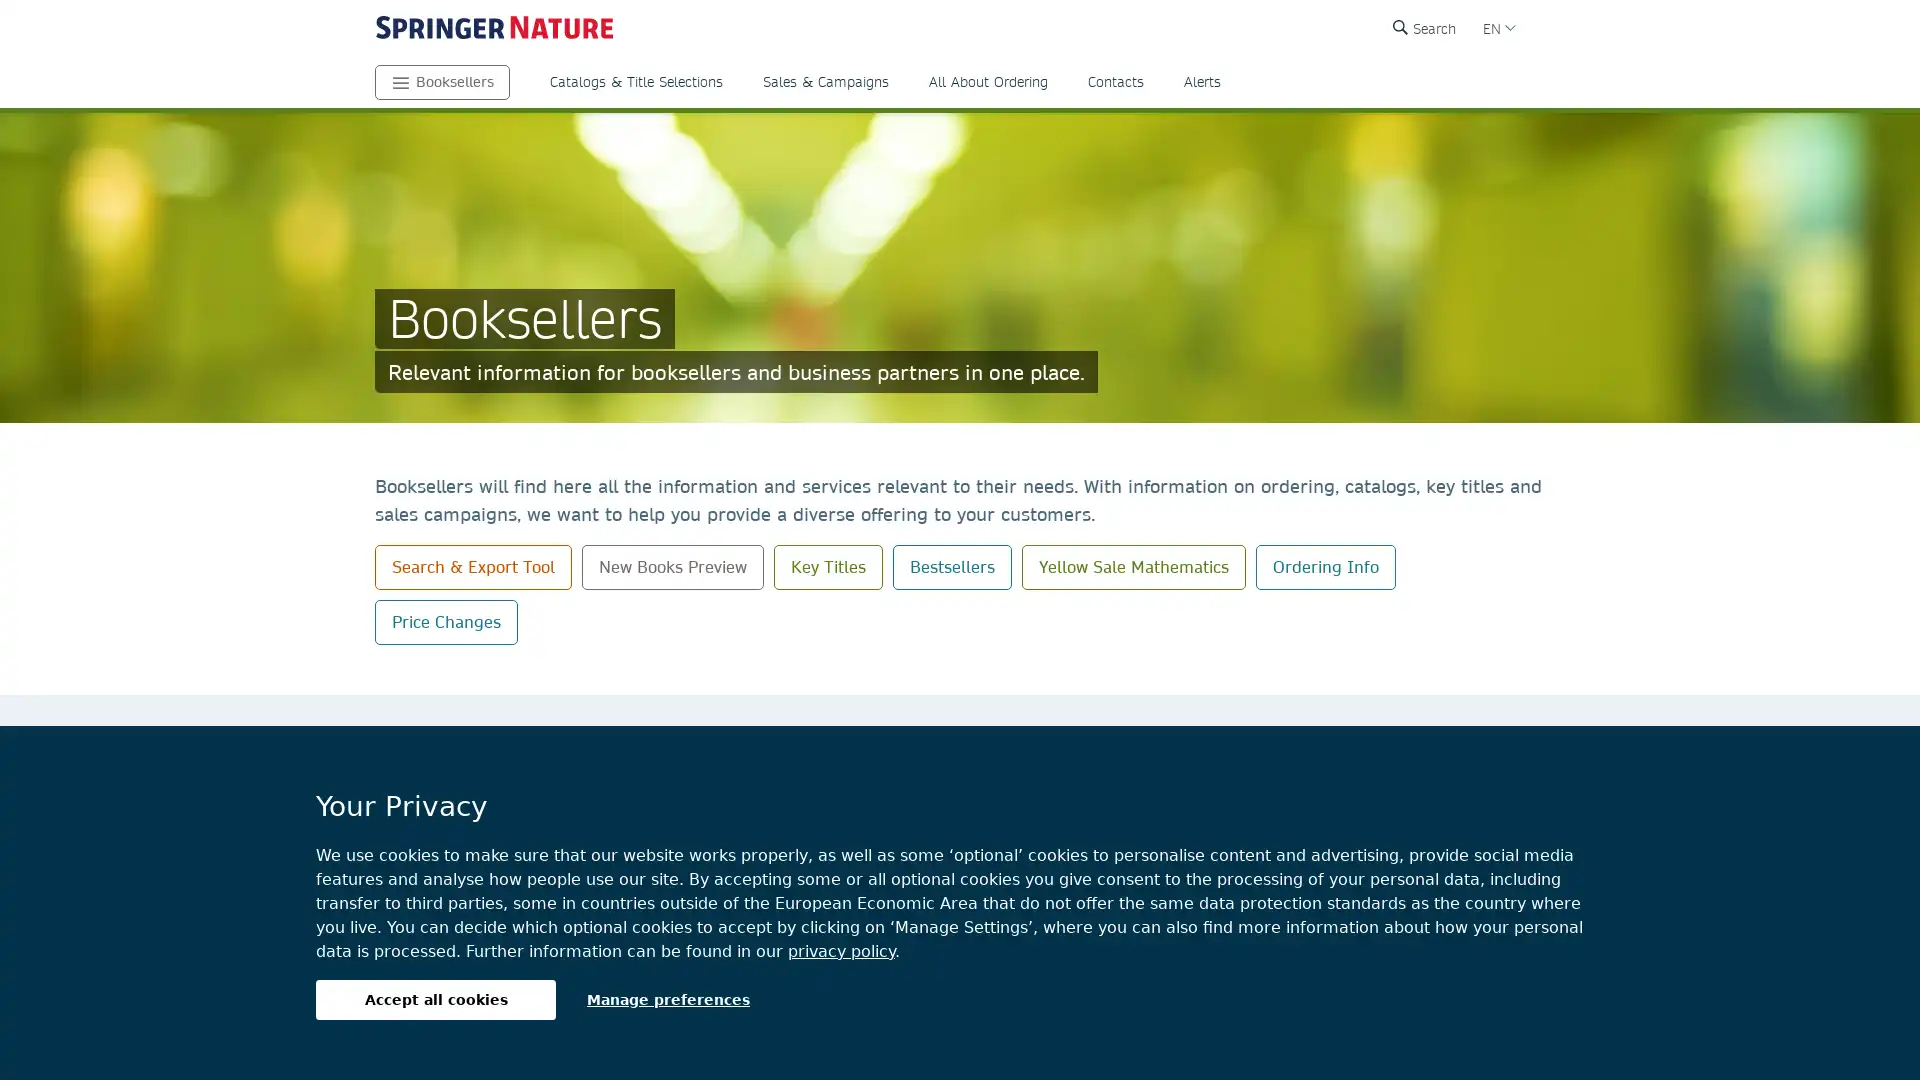 This screenshot has width=1920, height=1080. I want to click on Accept all cookies, so click(435, 999).